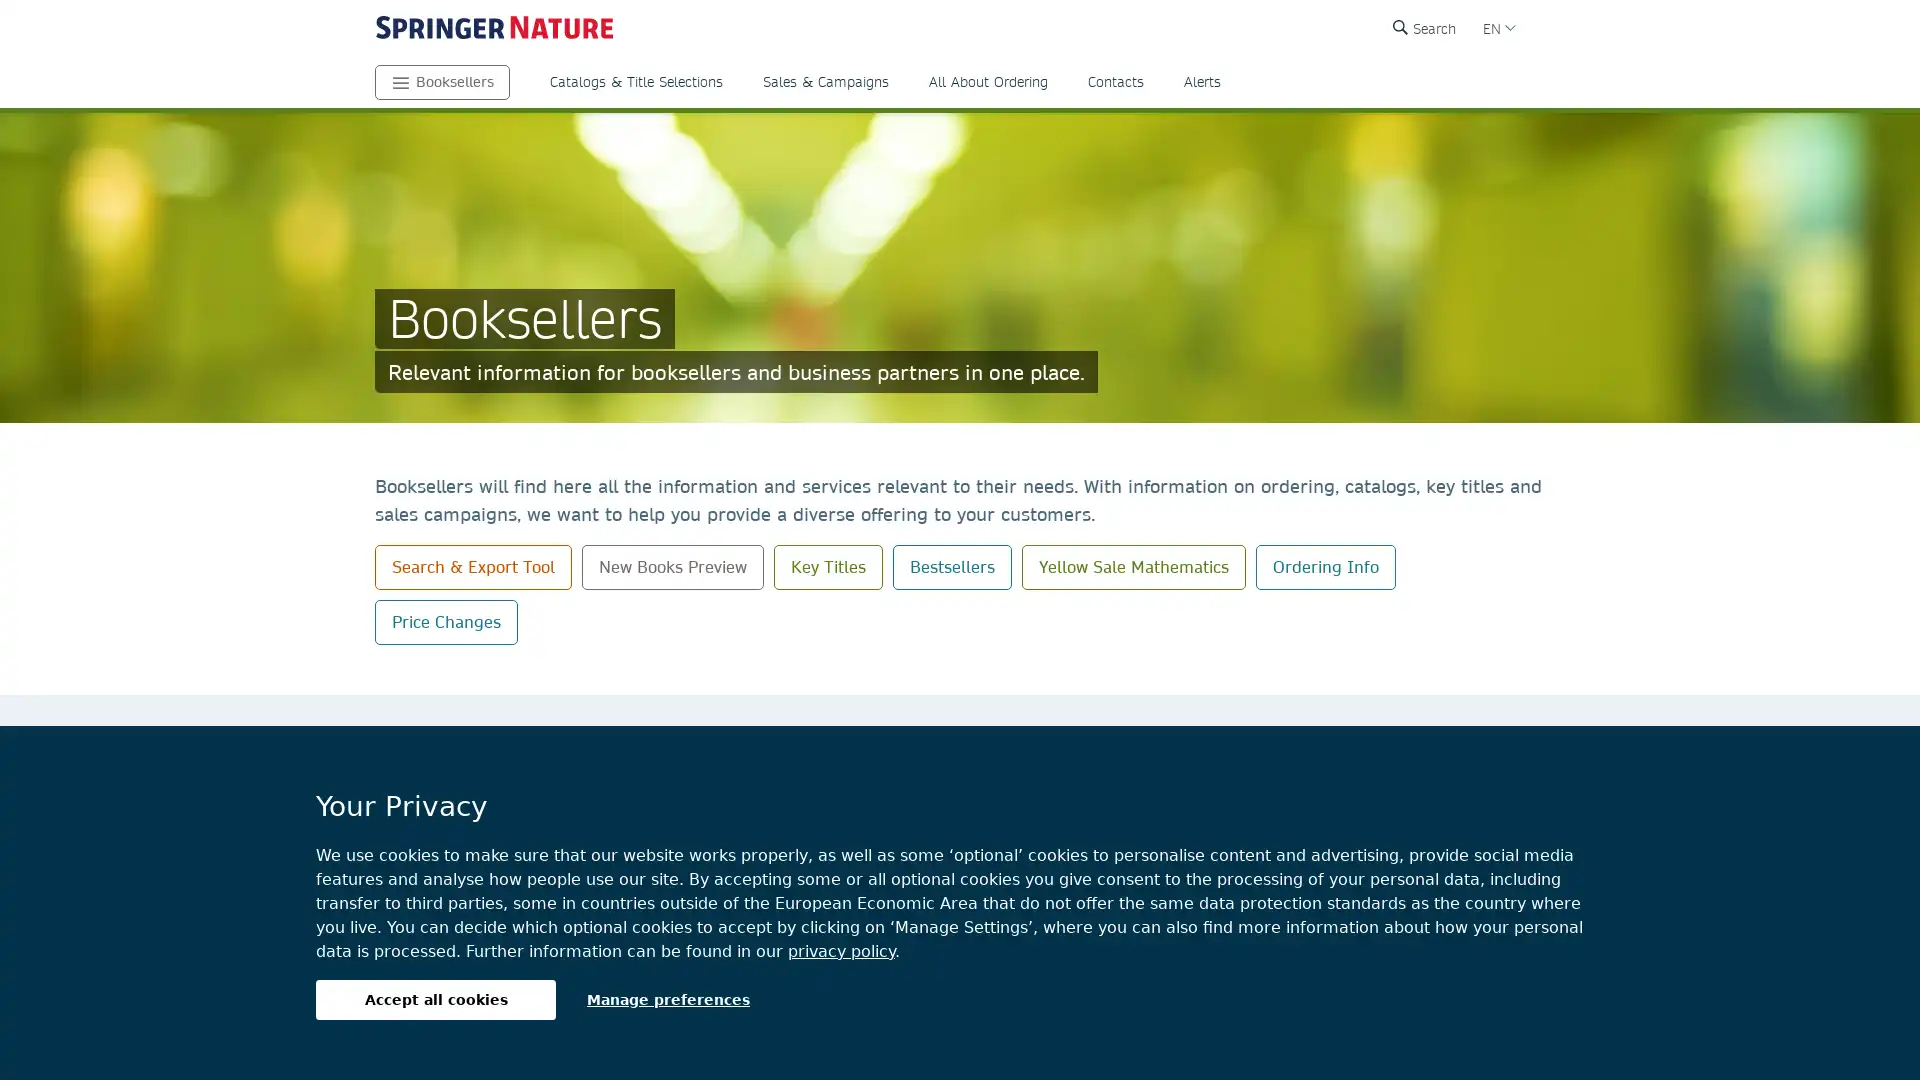 This screenshot has width=1920, height=1080. I want to click on Accept all cookies, so click(435, 999).